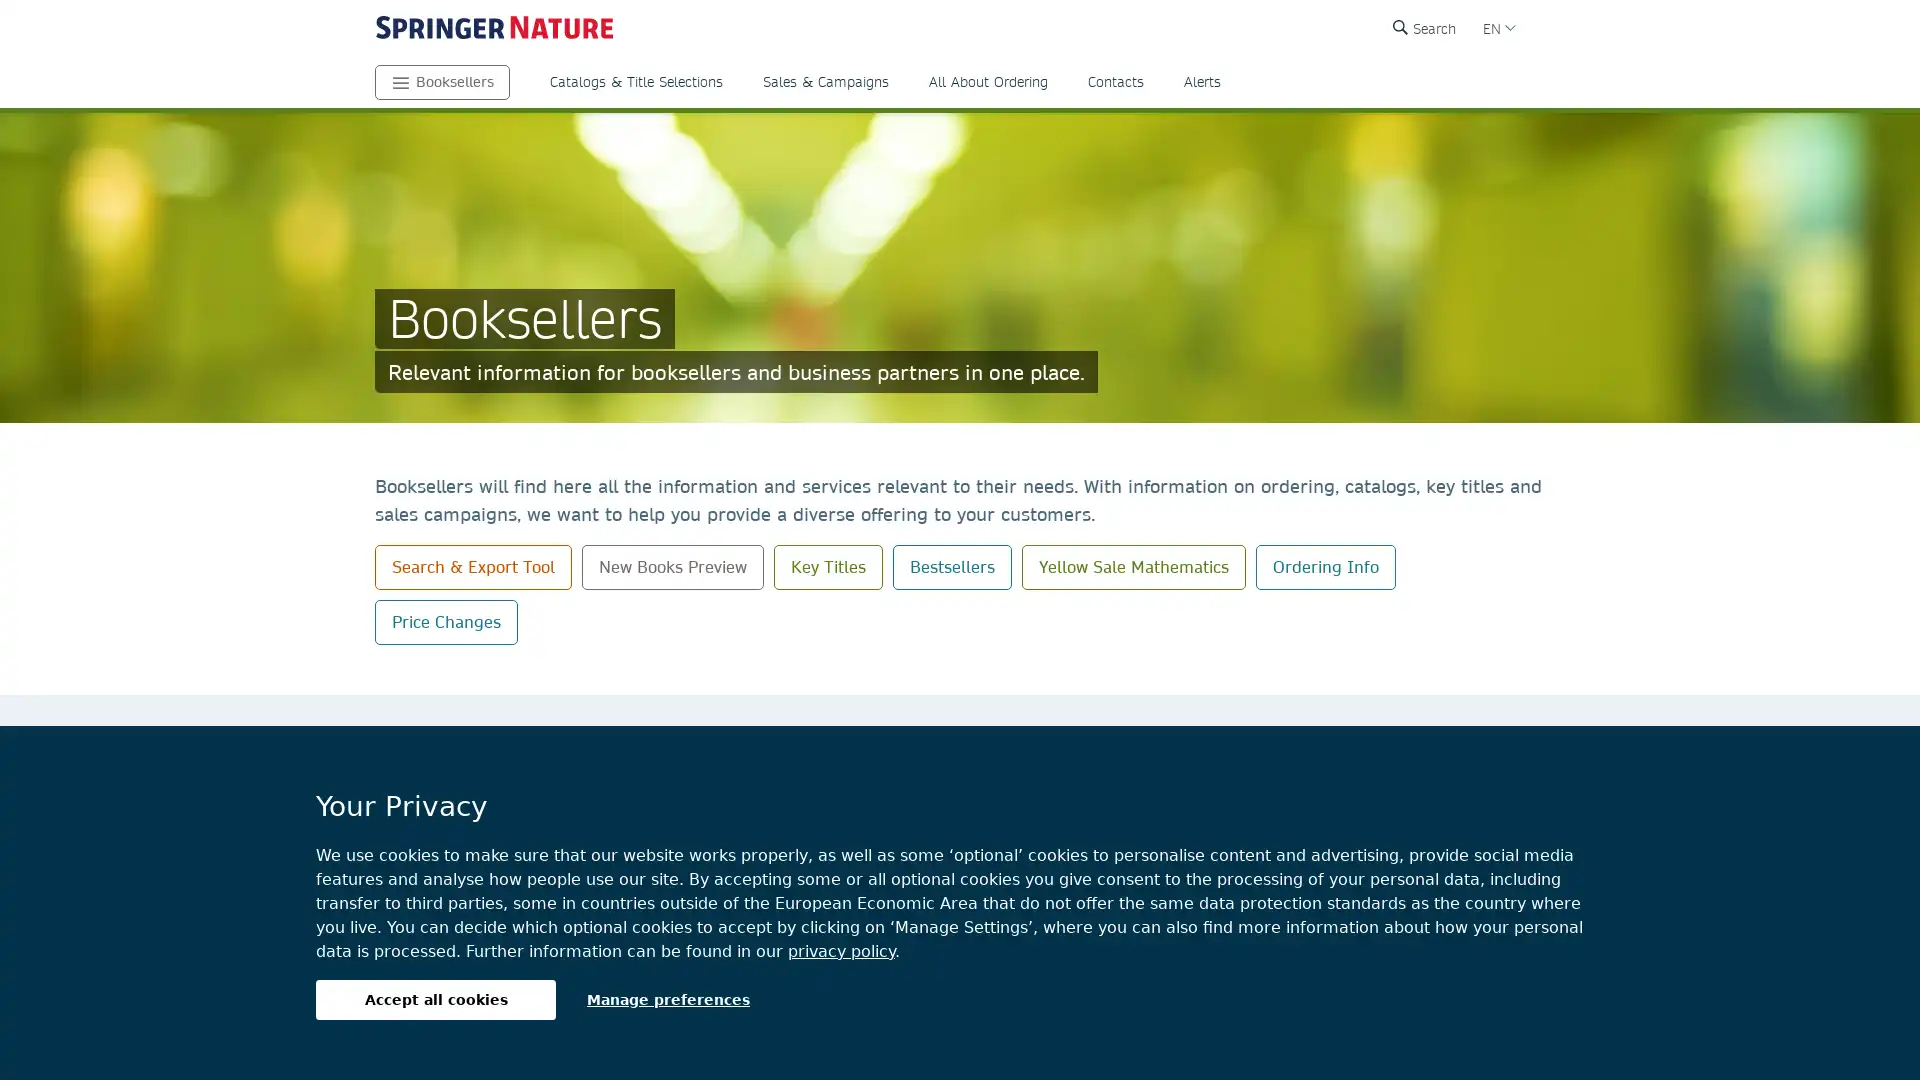 This screenshot has width=1920, height=1080. I want to click on Accept all cookies, so click(435, 999).